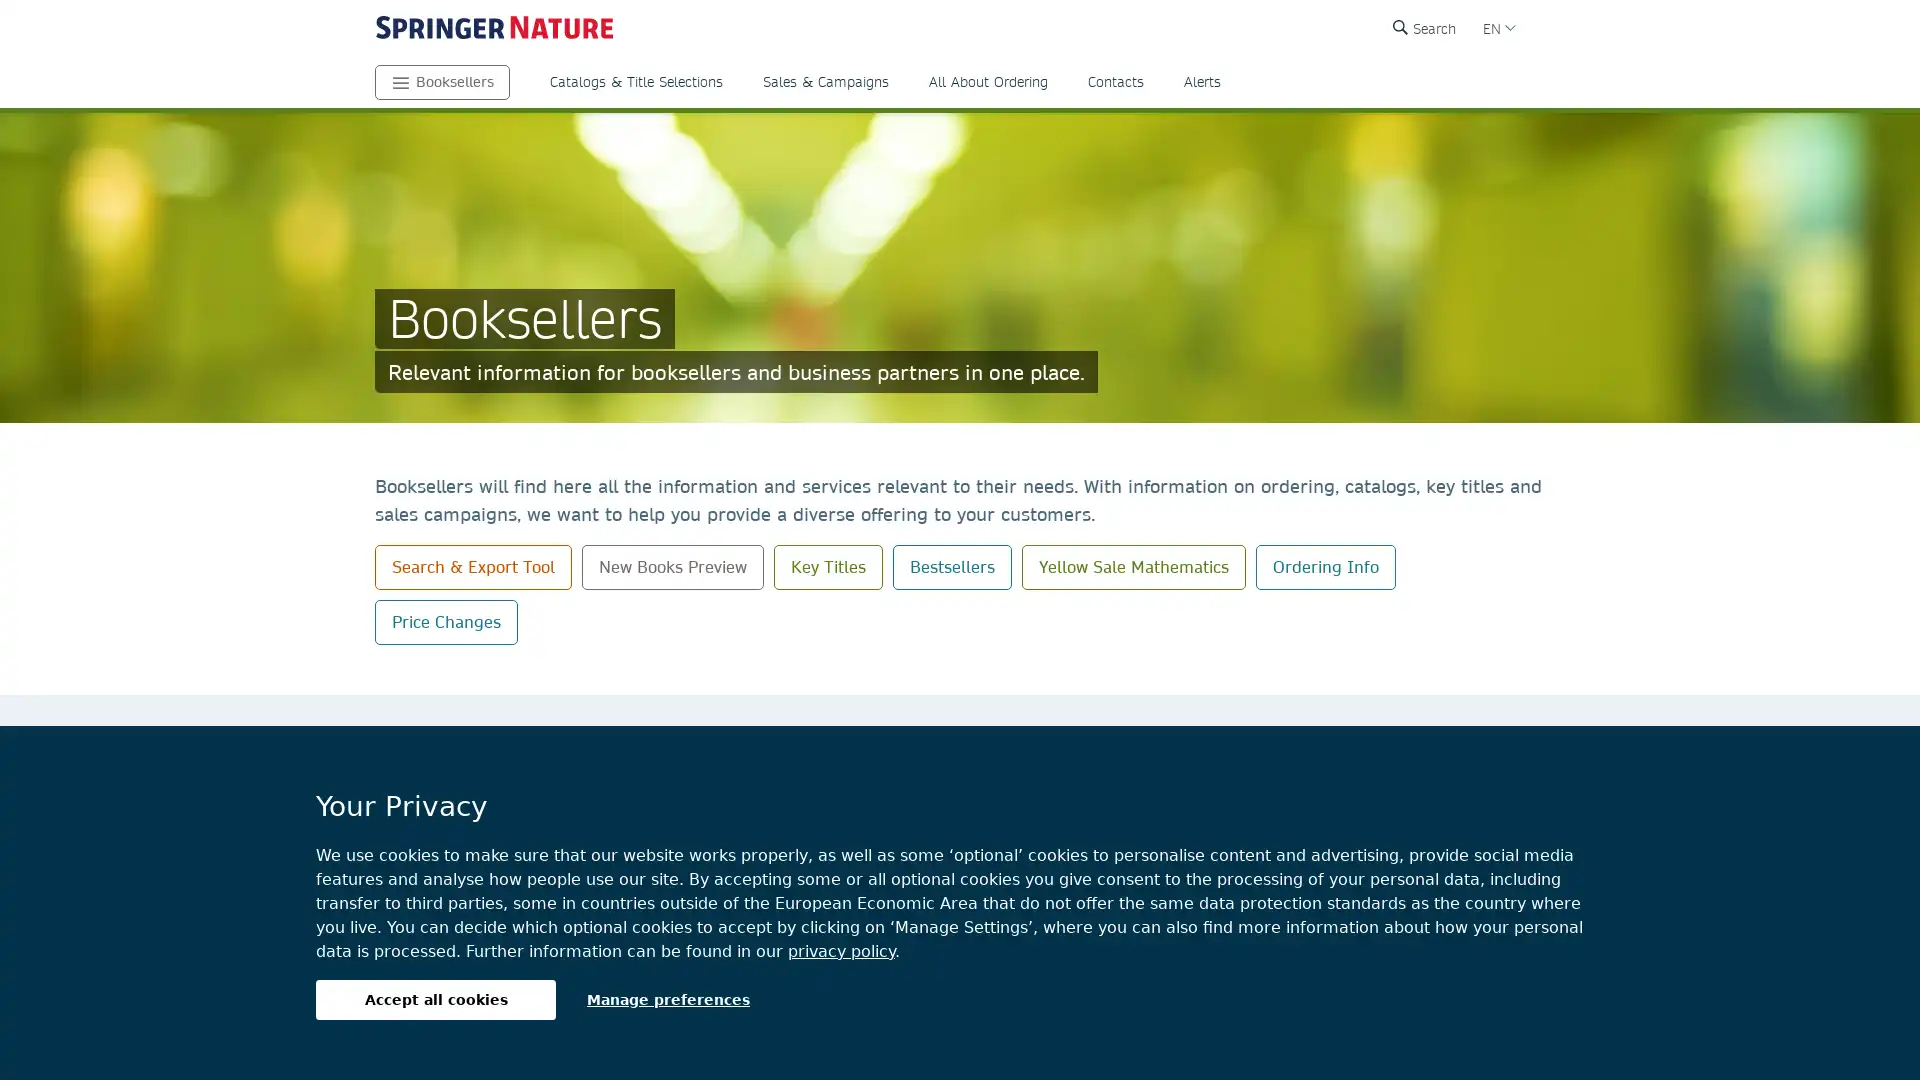 This screenshot has width=1920, height=1080. I want to click on Accept all cookies, so click(435, 999).